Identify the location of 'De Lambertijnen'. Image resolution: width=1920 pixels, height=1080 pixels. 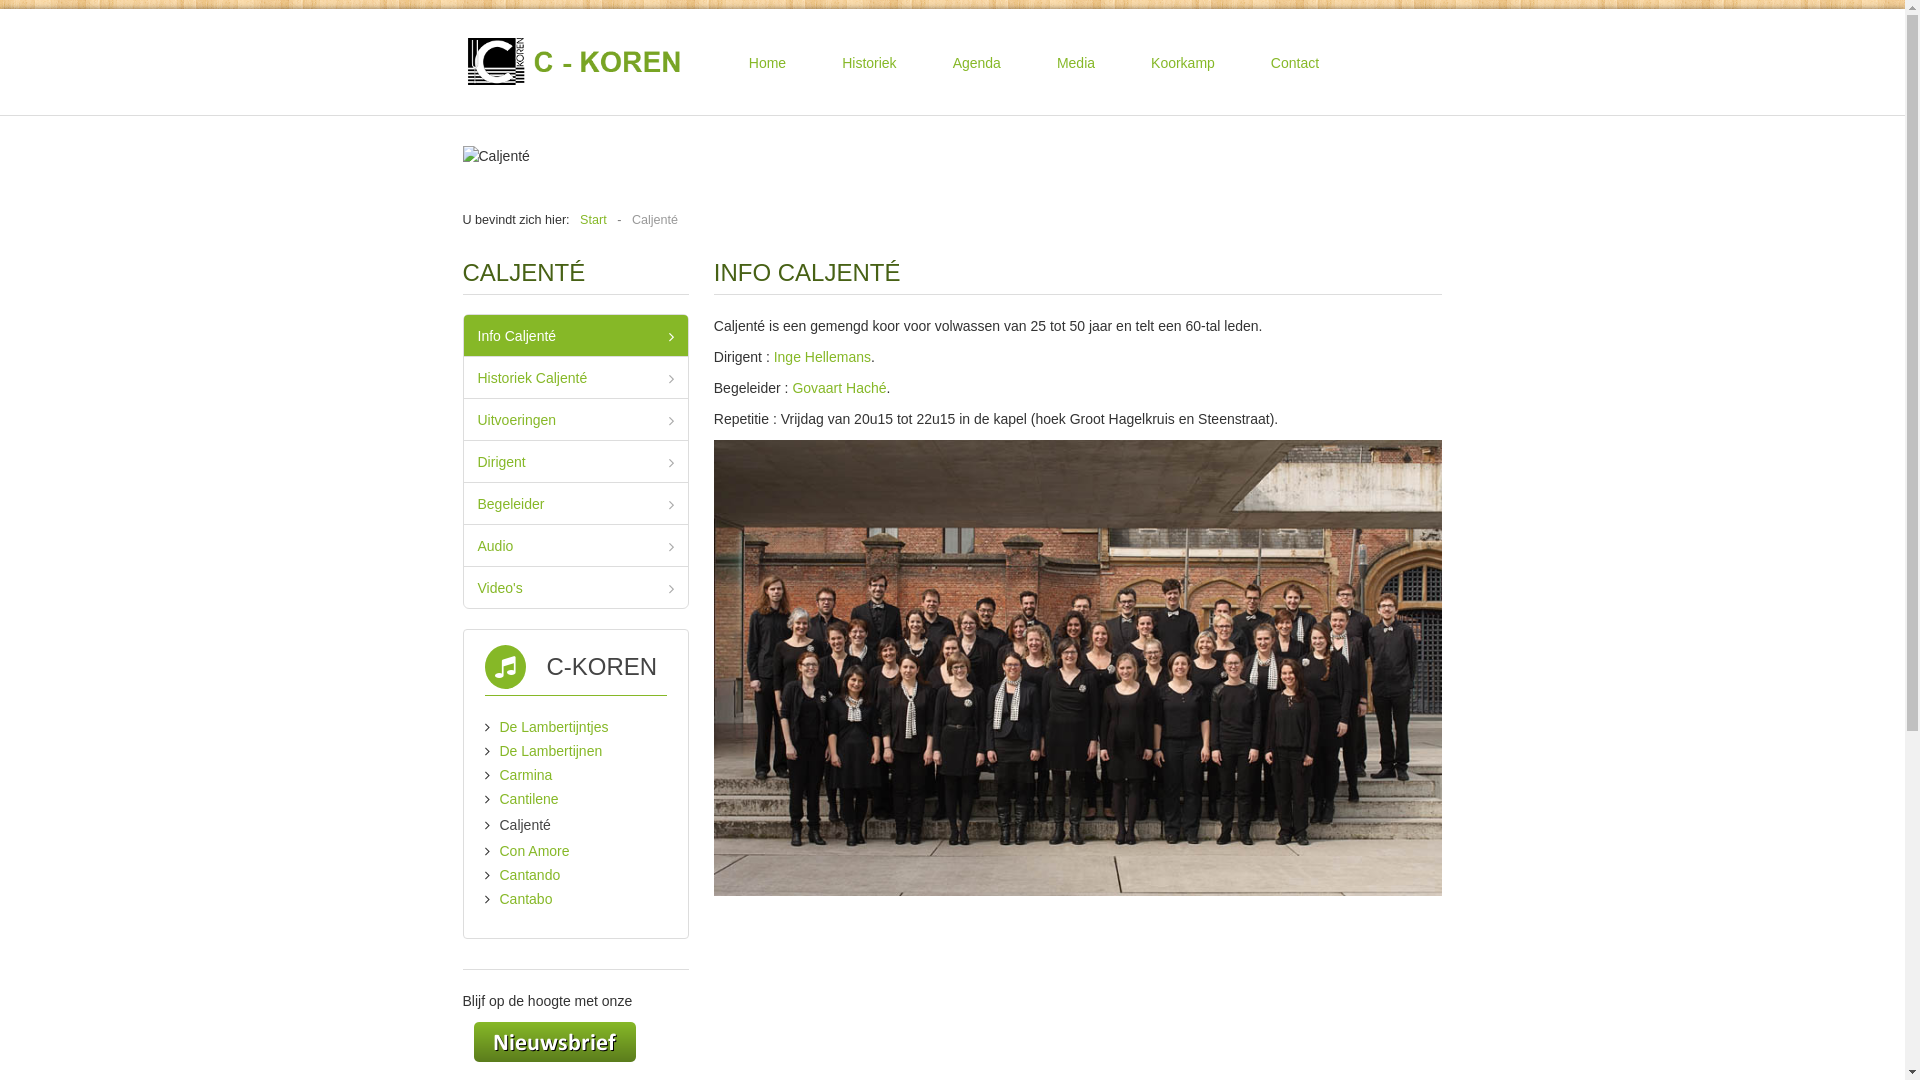
(551, 751).